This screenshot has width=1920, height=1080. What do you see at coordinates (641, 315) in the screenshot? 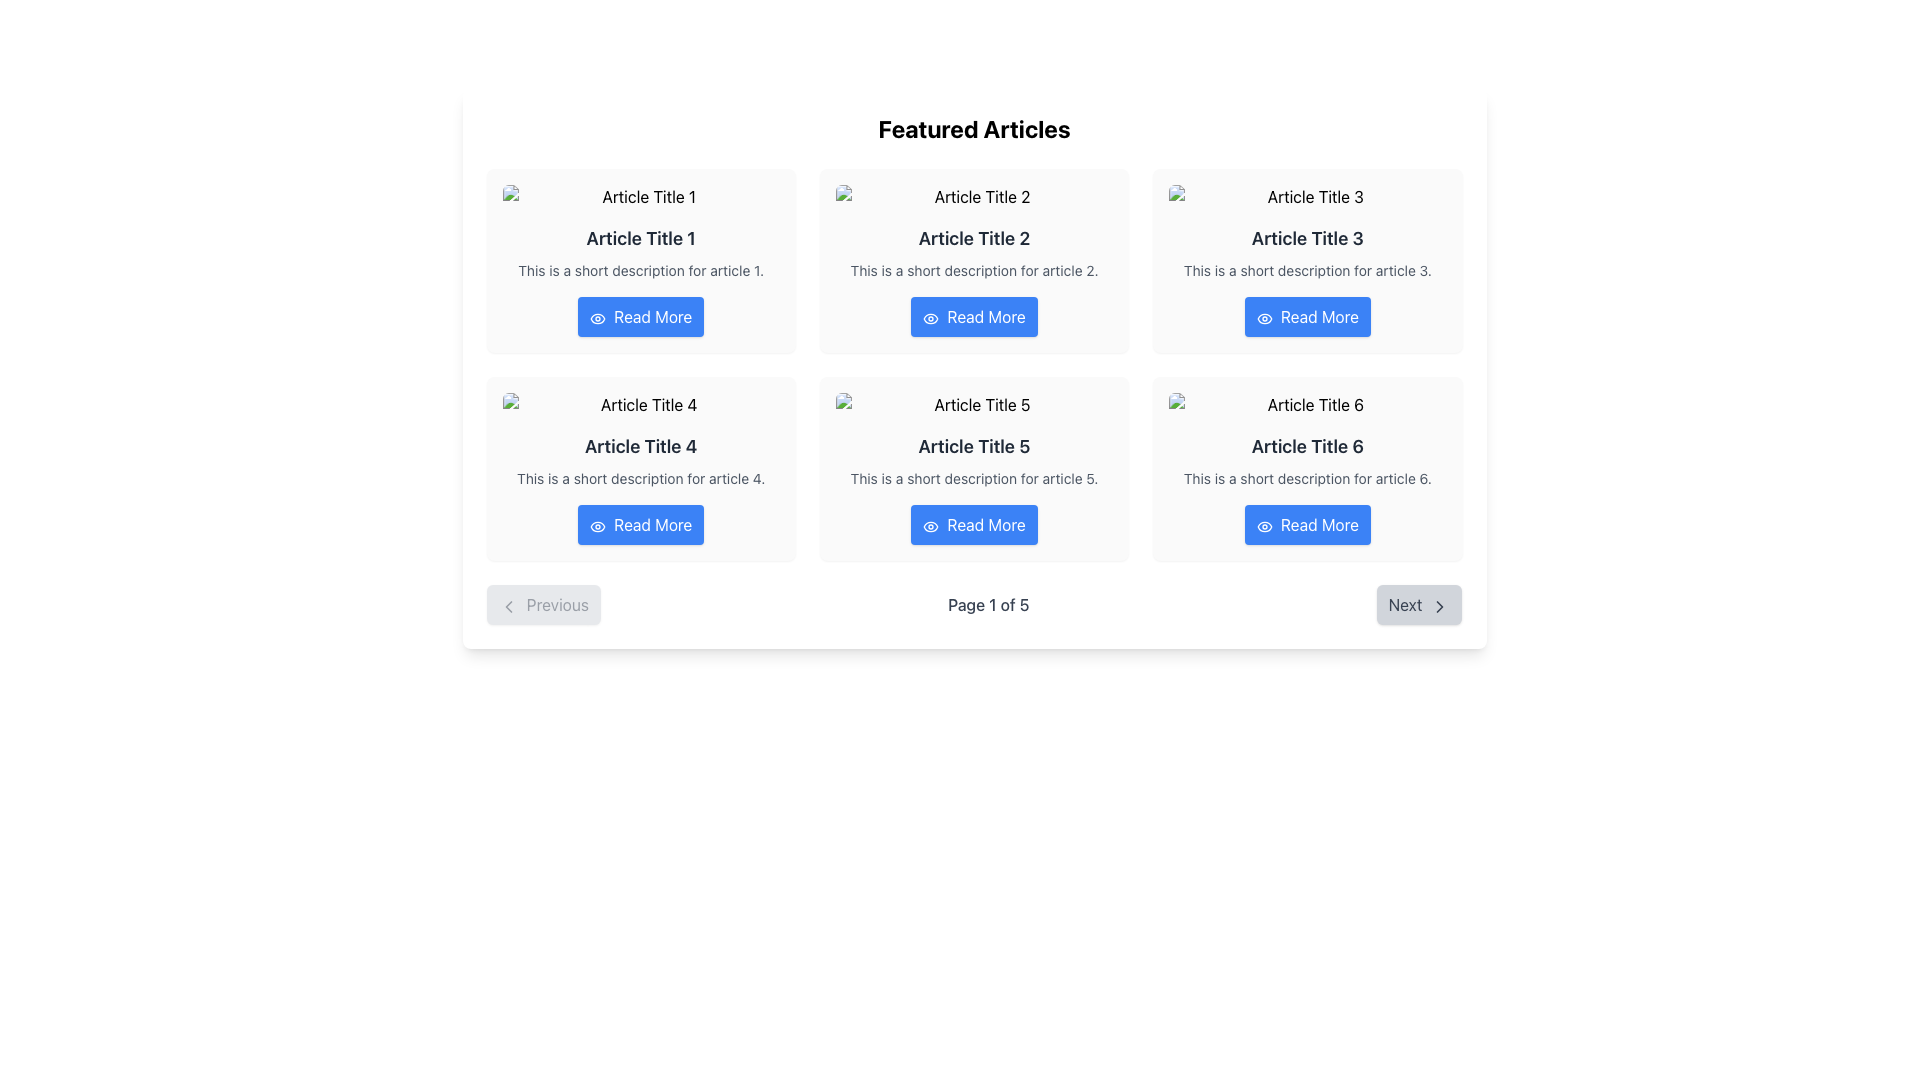
I see `the button located in the top-left corner of the first article card` at bounding box center [641, 315].